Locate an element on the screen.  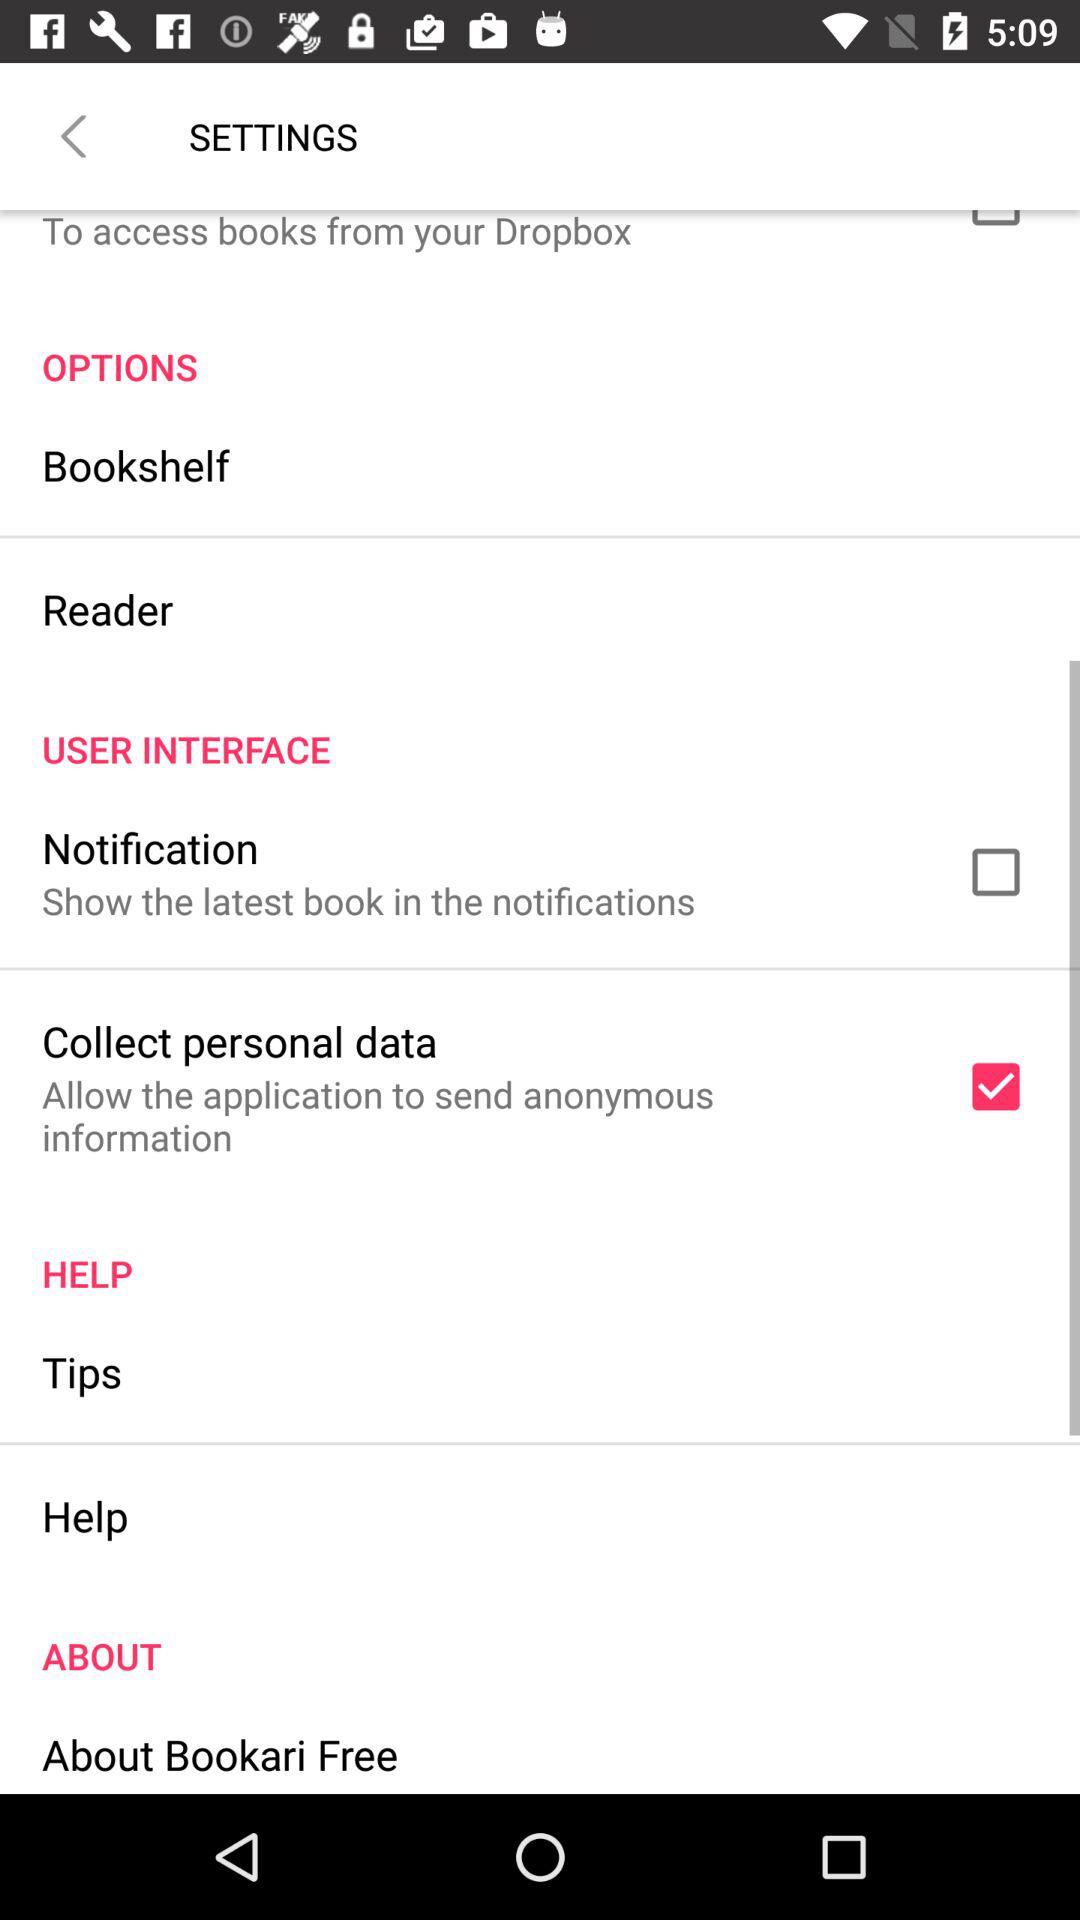
the to access books is located at coordinates (335, 232).